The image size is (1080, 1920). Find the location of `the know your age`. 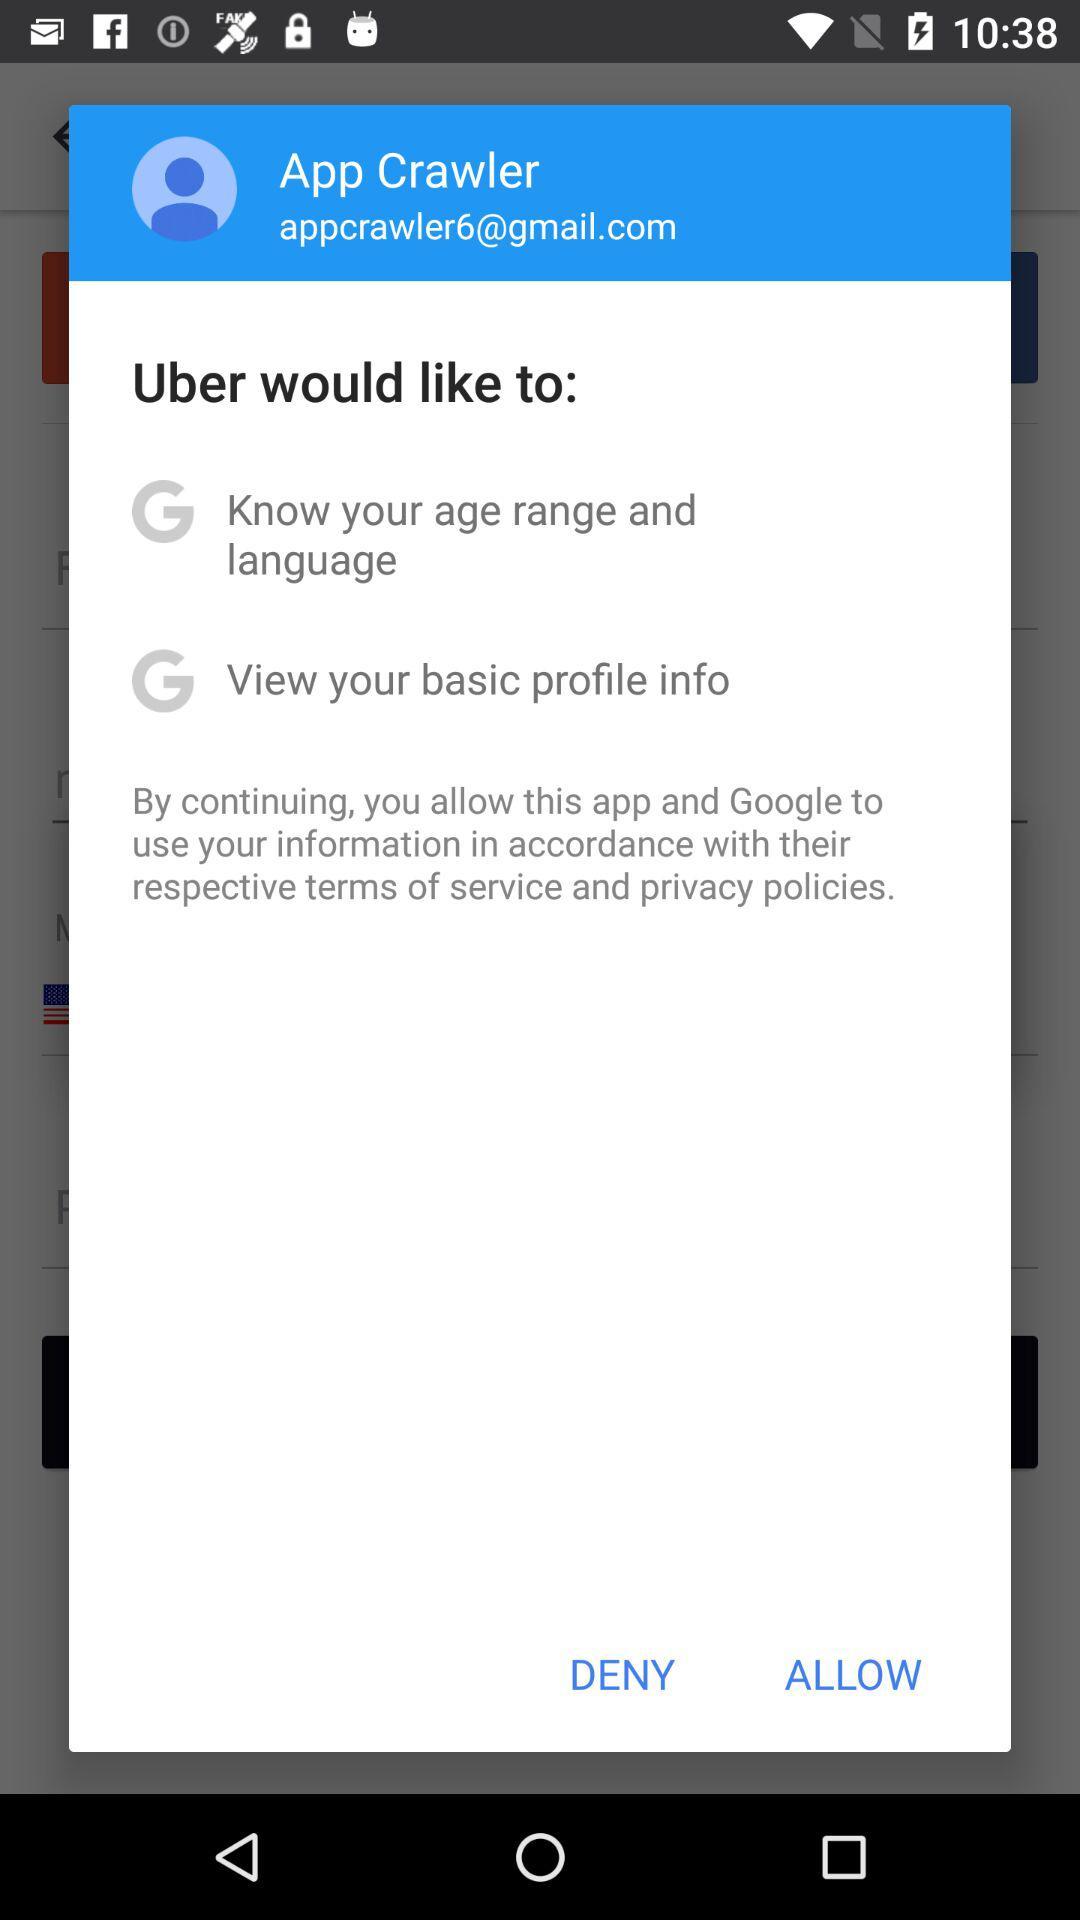

the know your age is located at coordinates (540, 533).